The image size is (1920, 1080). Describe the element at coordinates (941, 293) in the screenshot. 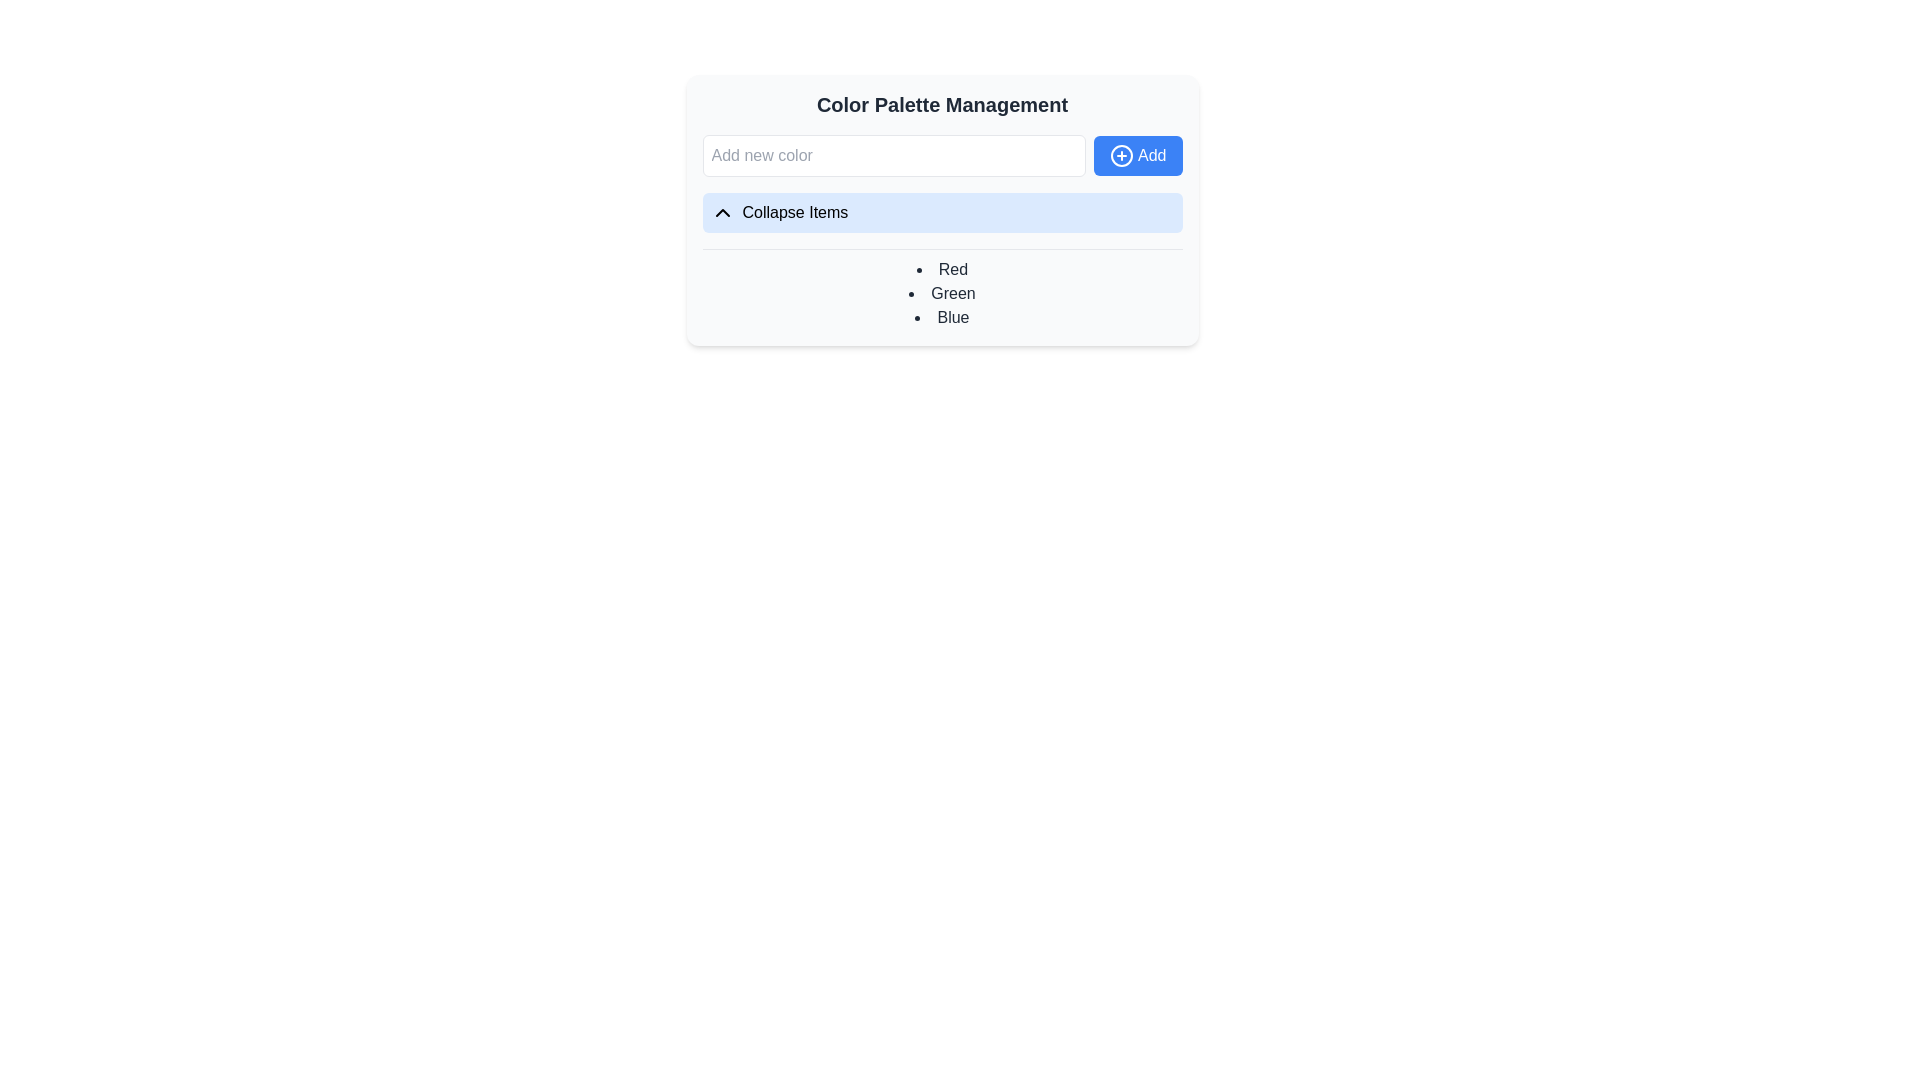

I see `the static text label indicating the color option 'Green' in the Color Palette Management section, which is the second item in a list of three color options` at that location.